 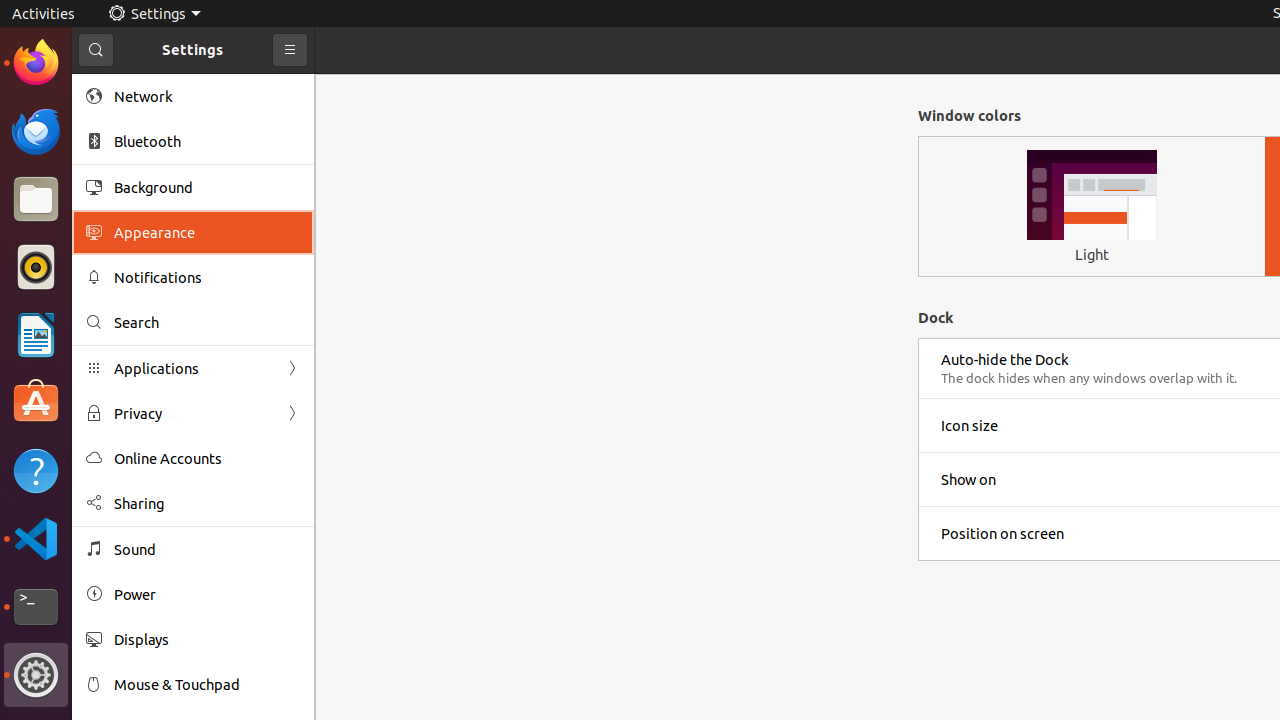 What do you see at coordinates (969, 424) in the screenshot?
I see `'Icon size'` at bounding box center [969, 424].